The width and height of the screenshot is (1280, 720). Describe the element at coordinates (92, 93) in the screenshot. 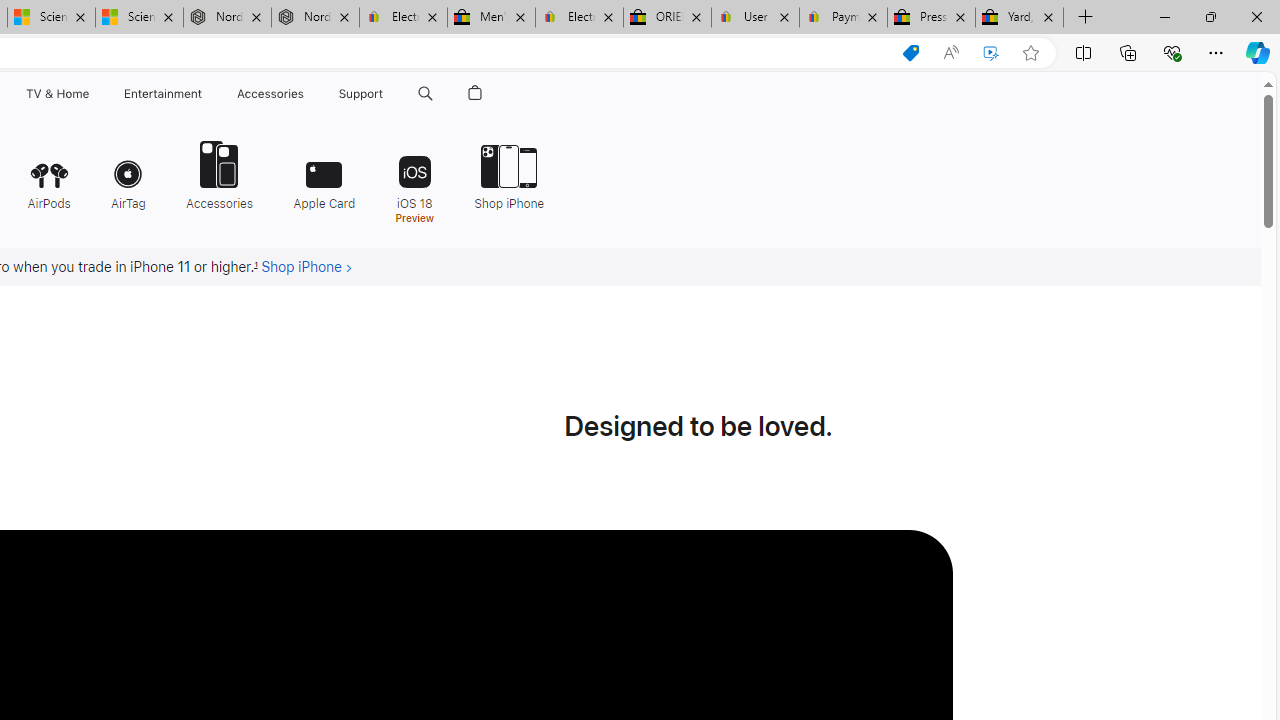

I see `'TV and Home menu'` at that location.